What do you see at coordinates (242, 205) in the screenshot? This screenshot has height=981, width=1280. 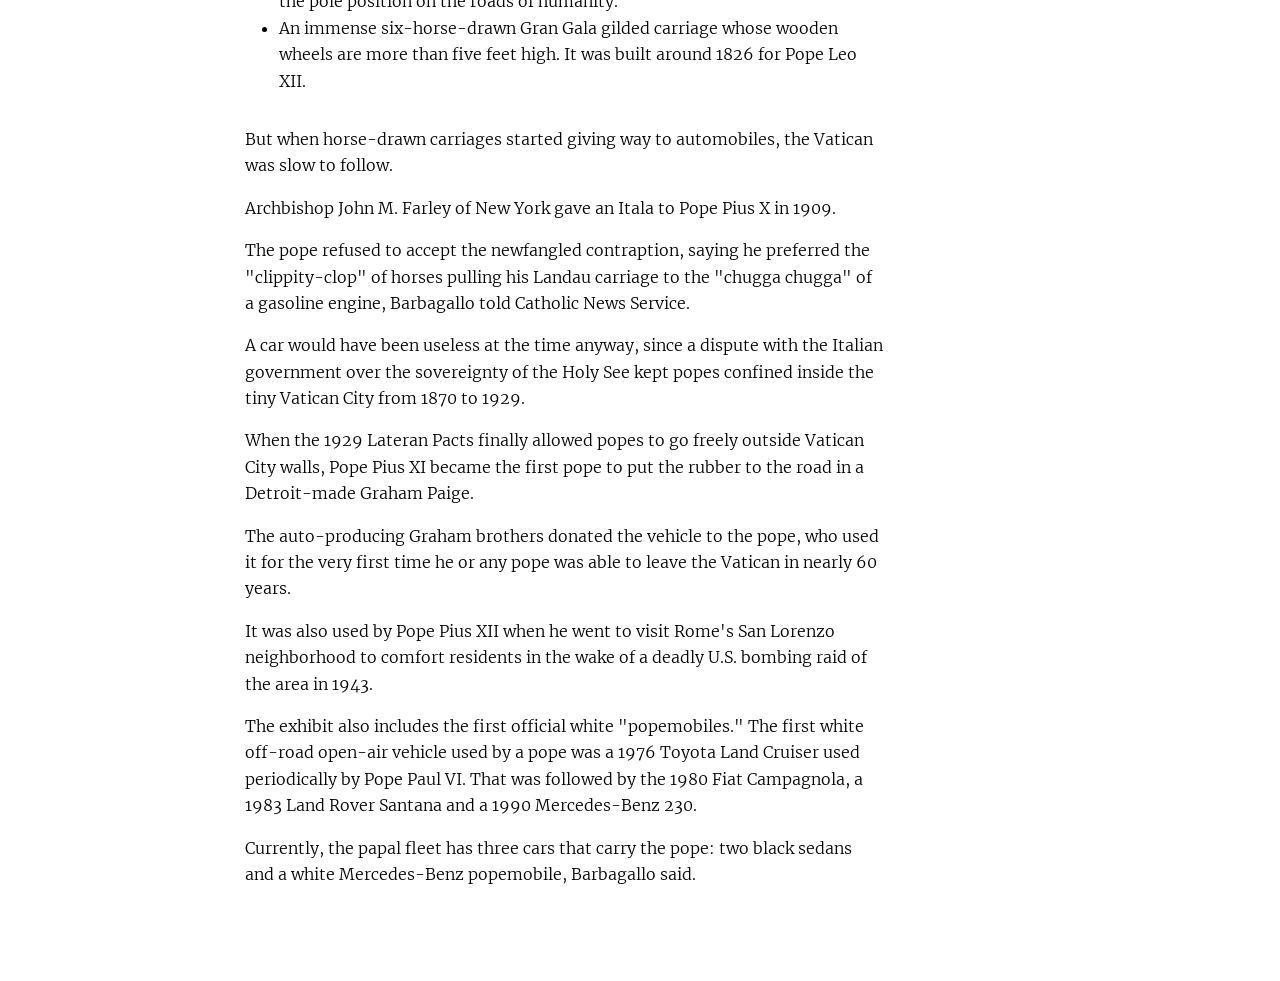 I see `'Archbishop John M. Farley of New York gave an Itala to Pope Pius X in 1909.'` at bounding box center [242, 205].